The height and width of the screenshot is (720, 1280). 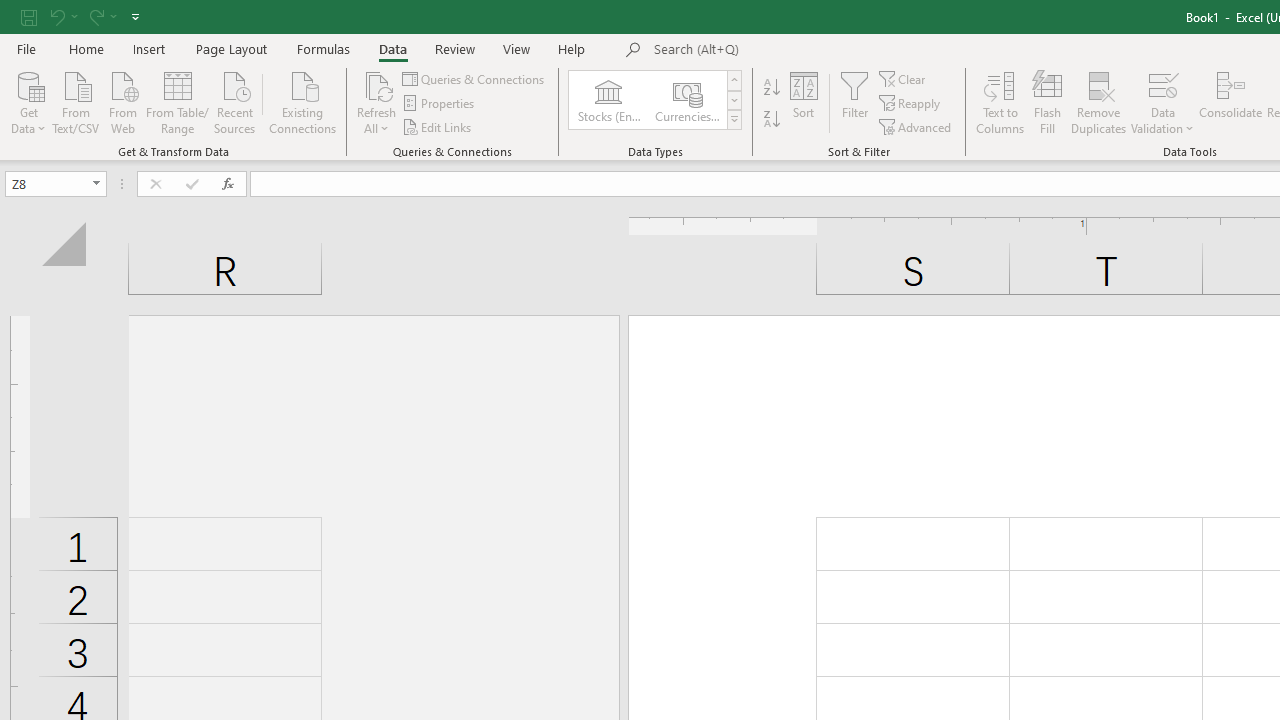 I want to click on 'Sort Z to A', so click(x=771, y=119).